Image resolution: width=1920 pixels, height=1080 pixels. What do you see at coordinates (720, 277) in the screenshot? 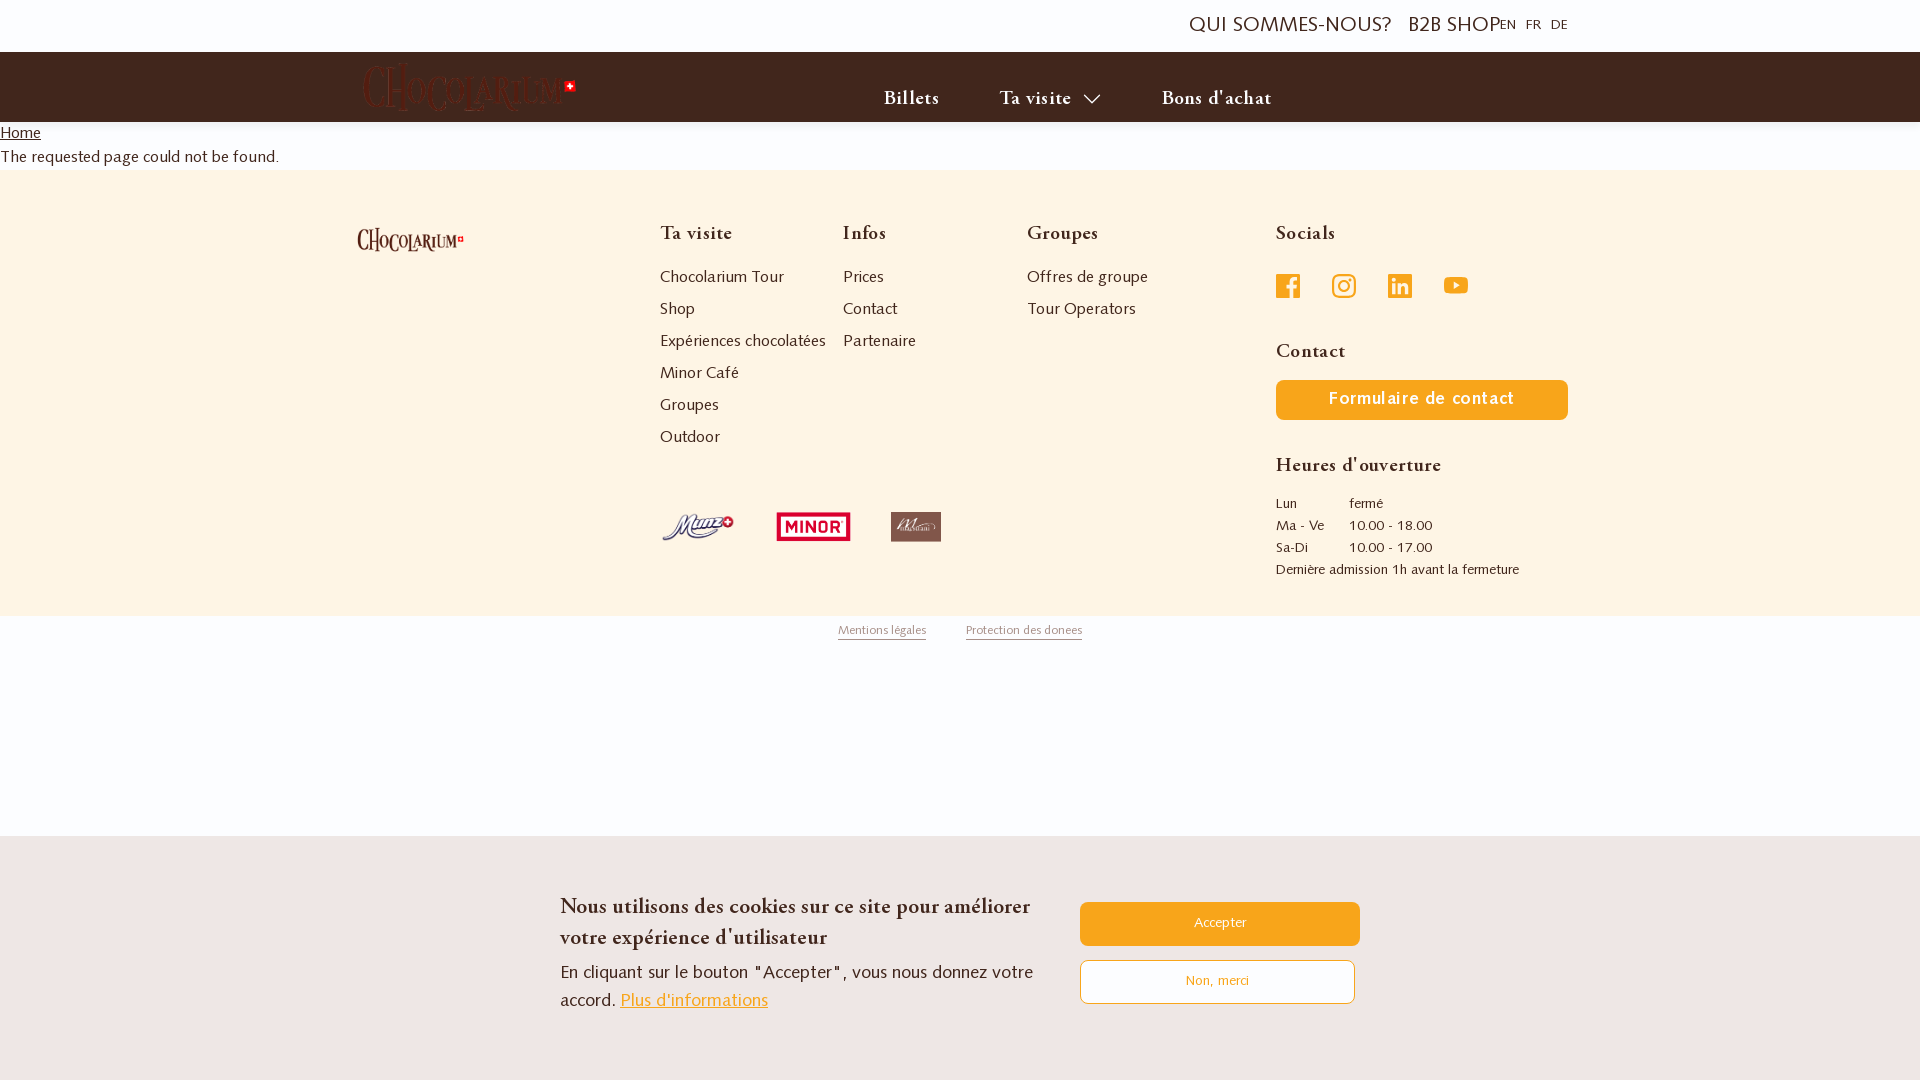
I see `'Chocolarium Tour'` at bounding box center [720, 277].